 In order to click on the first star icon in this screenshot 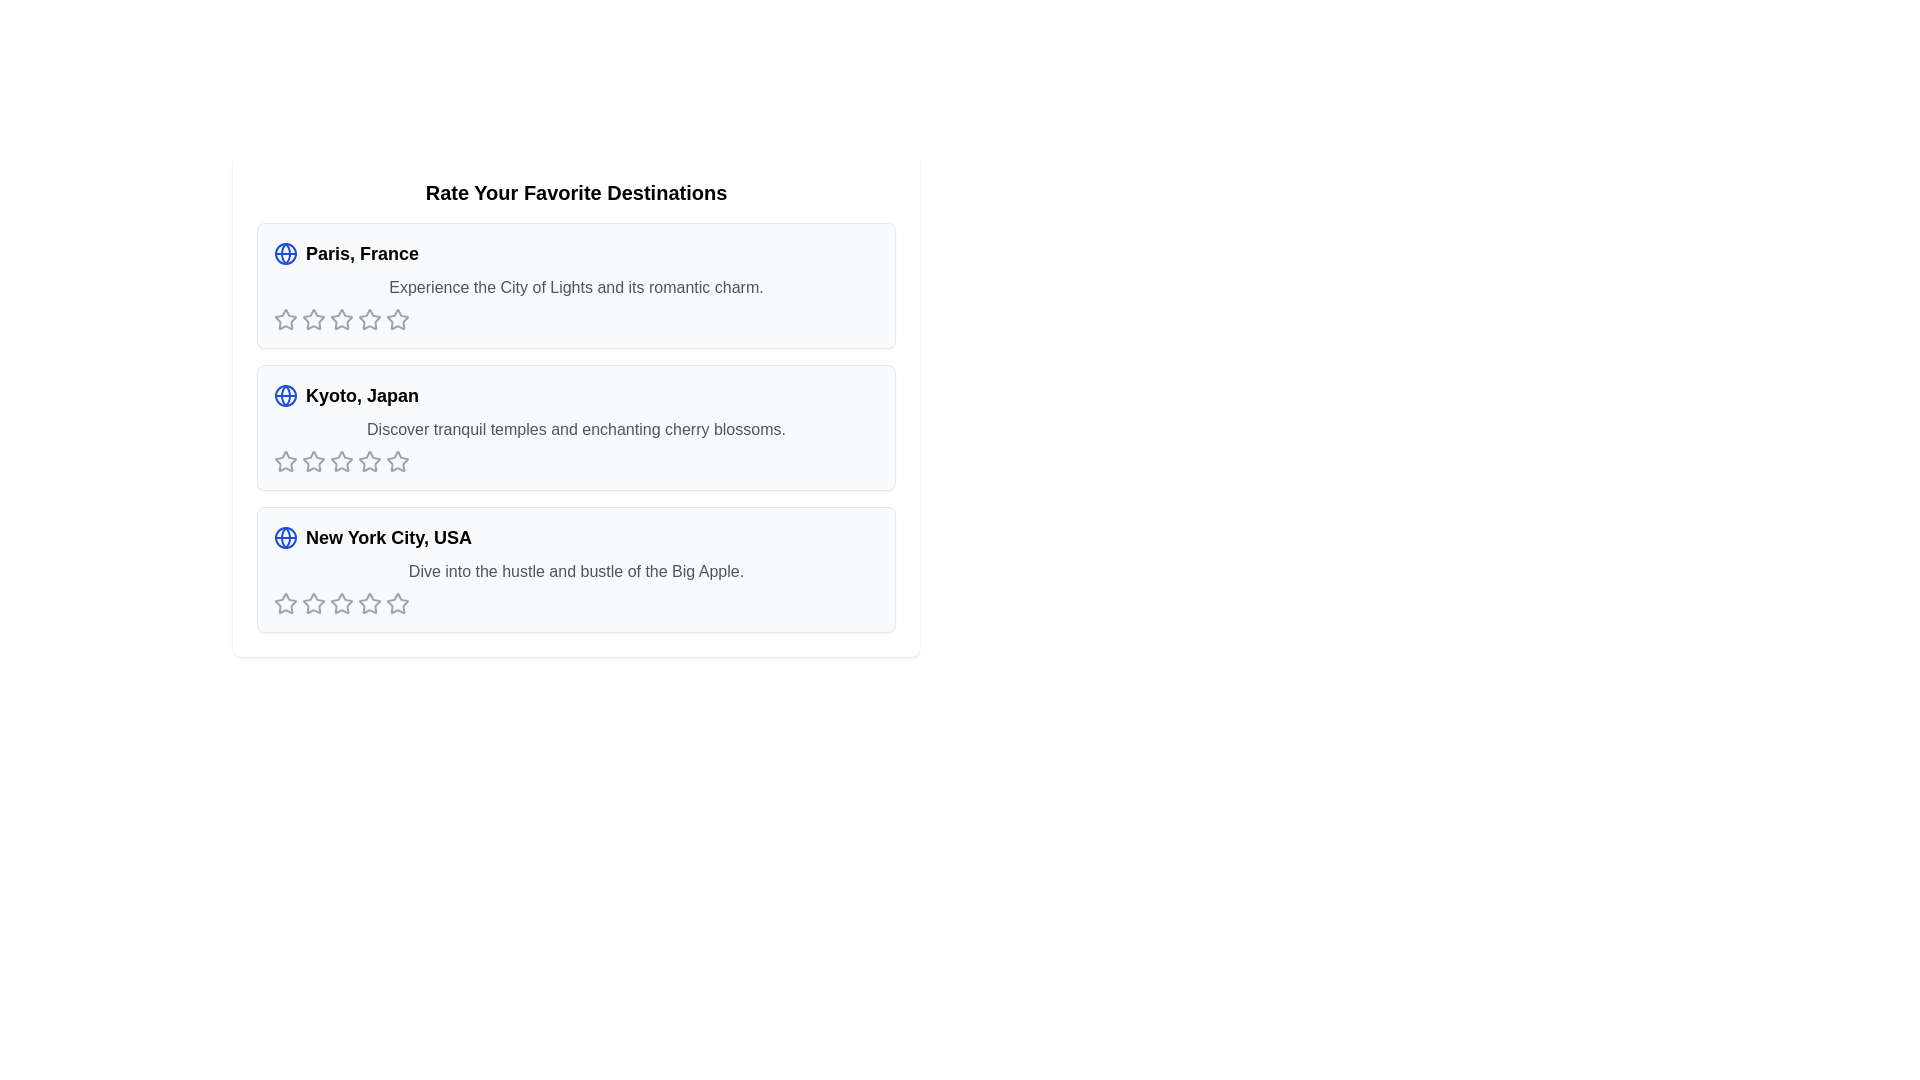, I will do `click(285, 319)`.